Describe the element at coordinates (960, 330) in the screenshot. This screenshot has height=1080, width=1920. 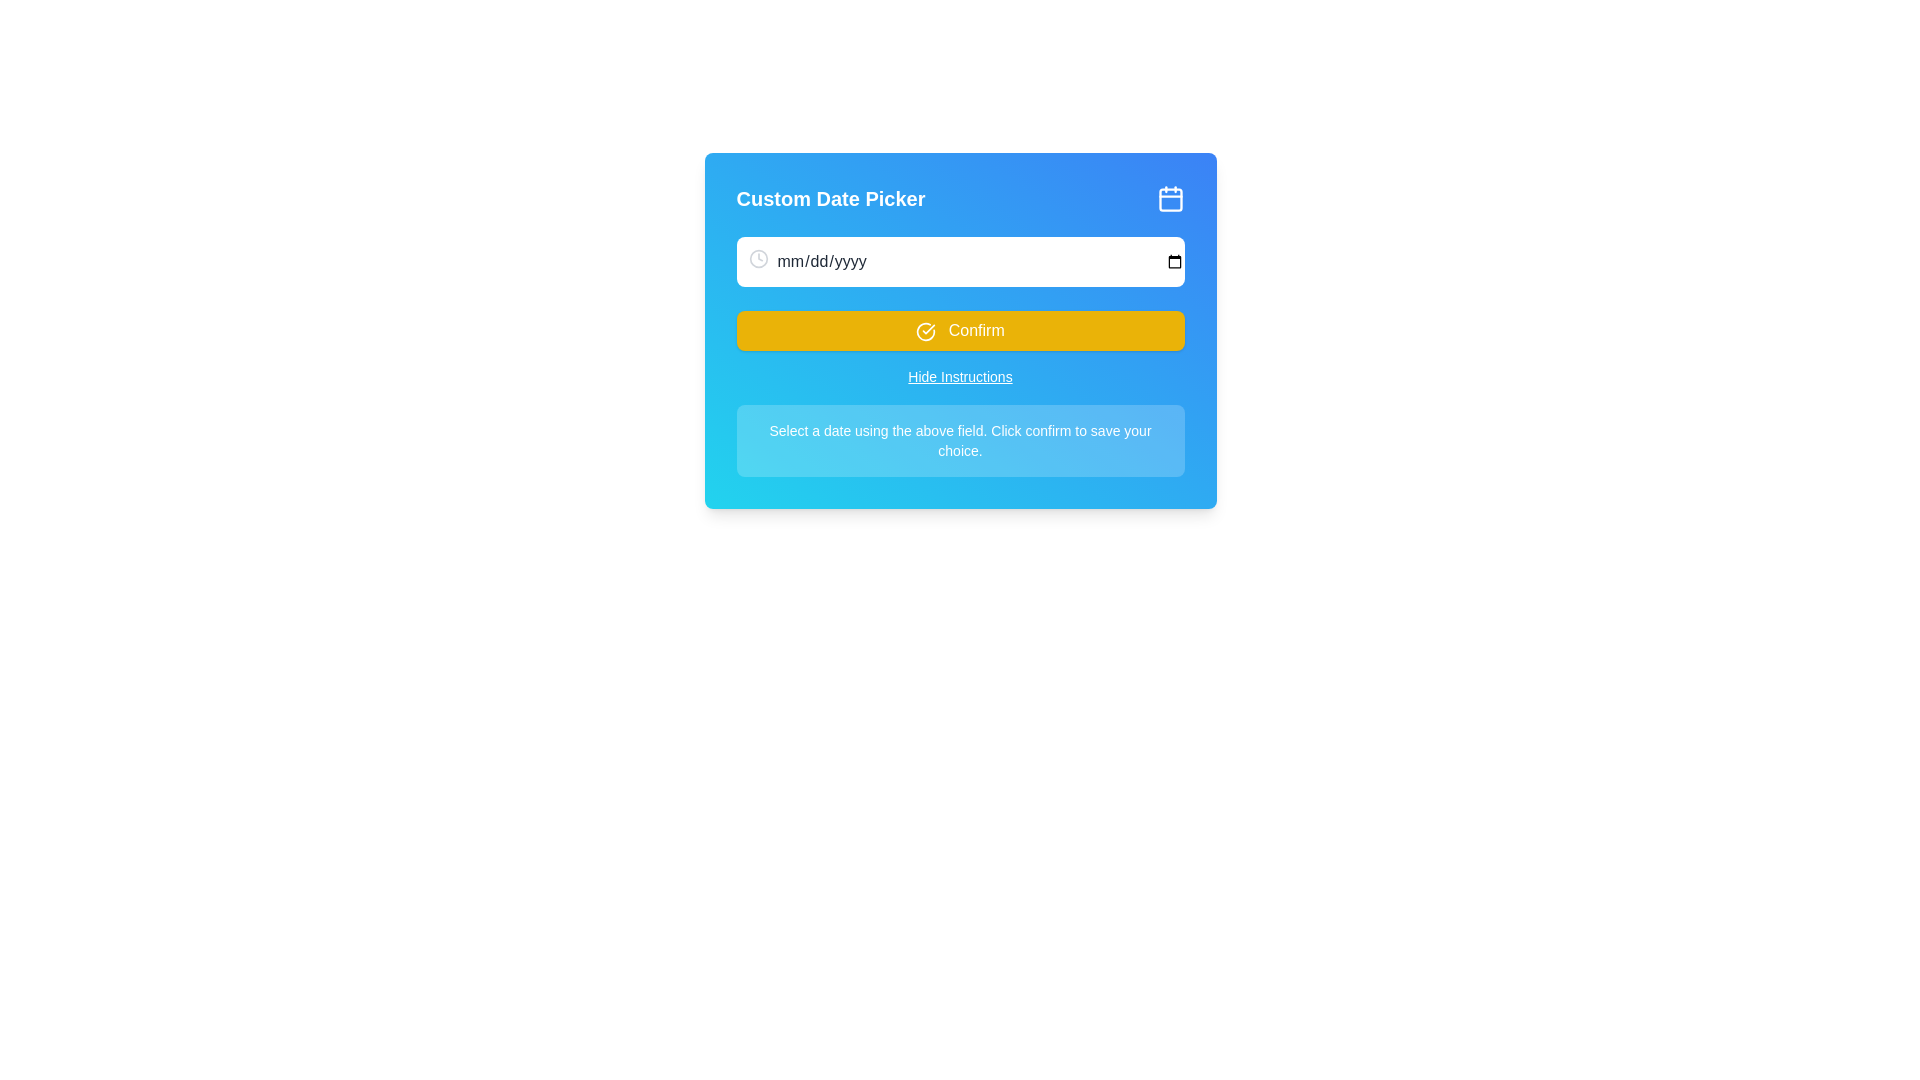
I see `the 'Confirm' button, which has a bright yellow background and a white checkmark icon` at that location.